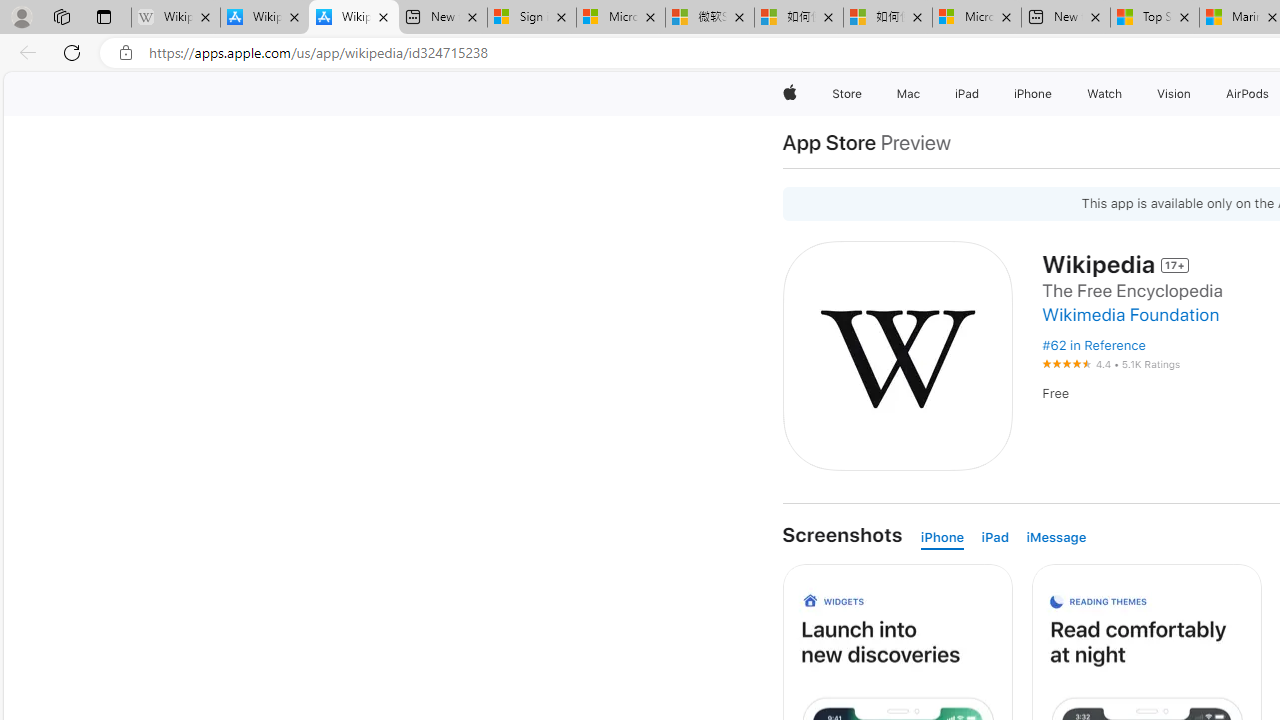 The width and height of the screenshot is (1280, 720). I want to click on 'Store', so click(846, 93).